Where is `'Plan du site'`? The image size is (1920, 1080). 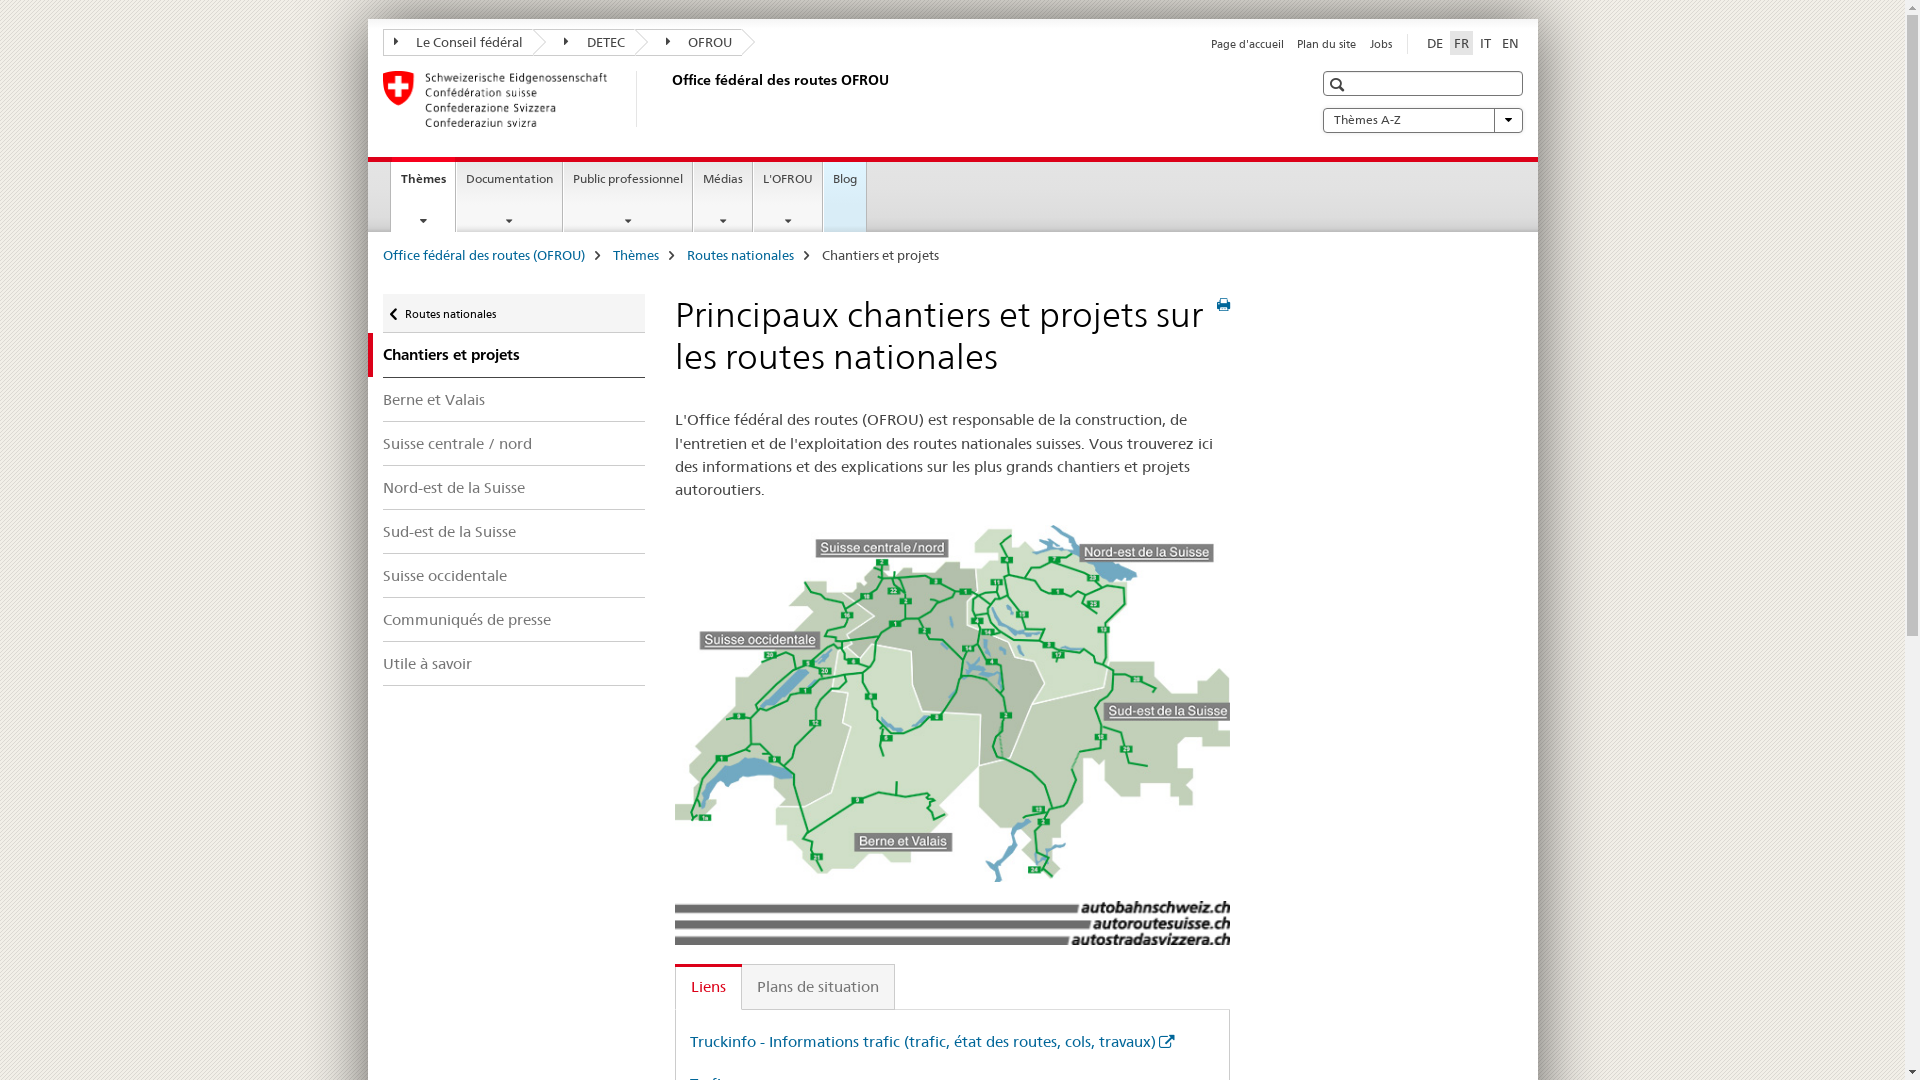 'Plan du site' is located at coordinates (1296, 43).